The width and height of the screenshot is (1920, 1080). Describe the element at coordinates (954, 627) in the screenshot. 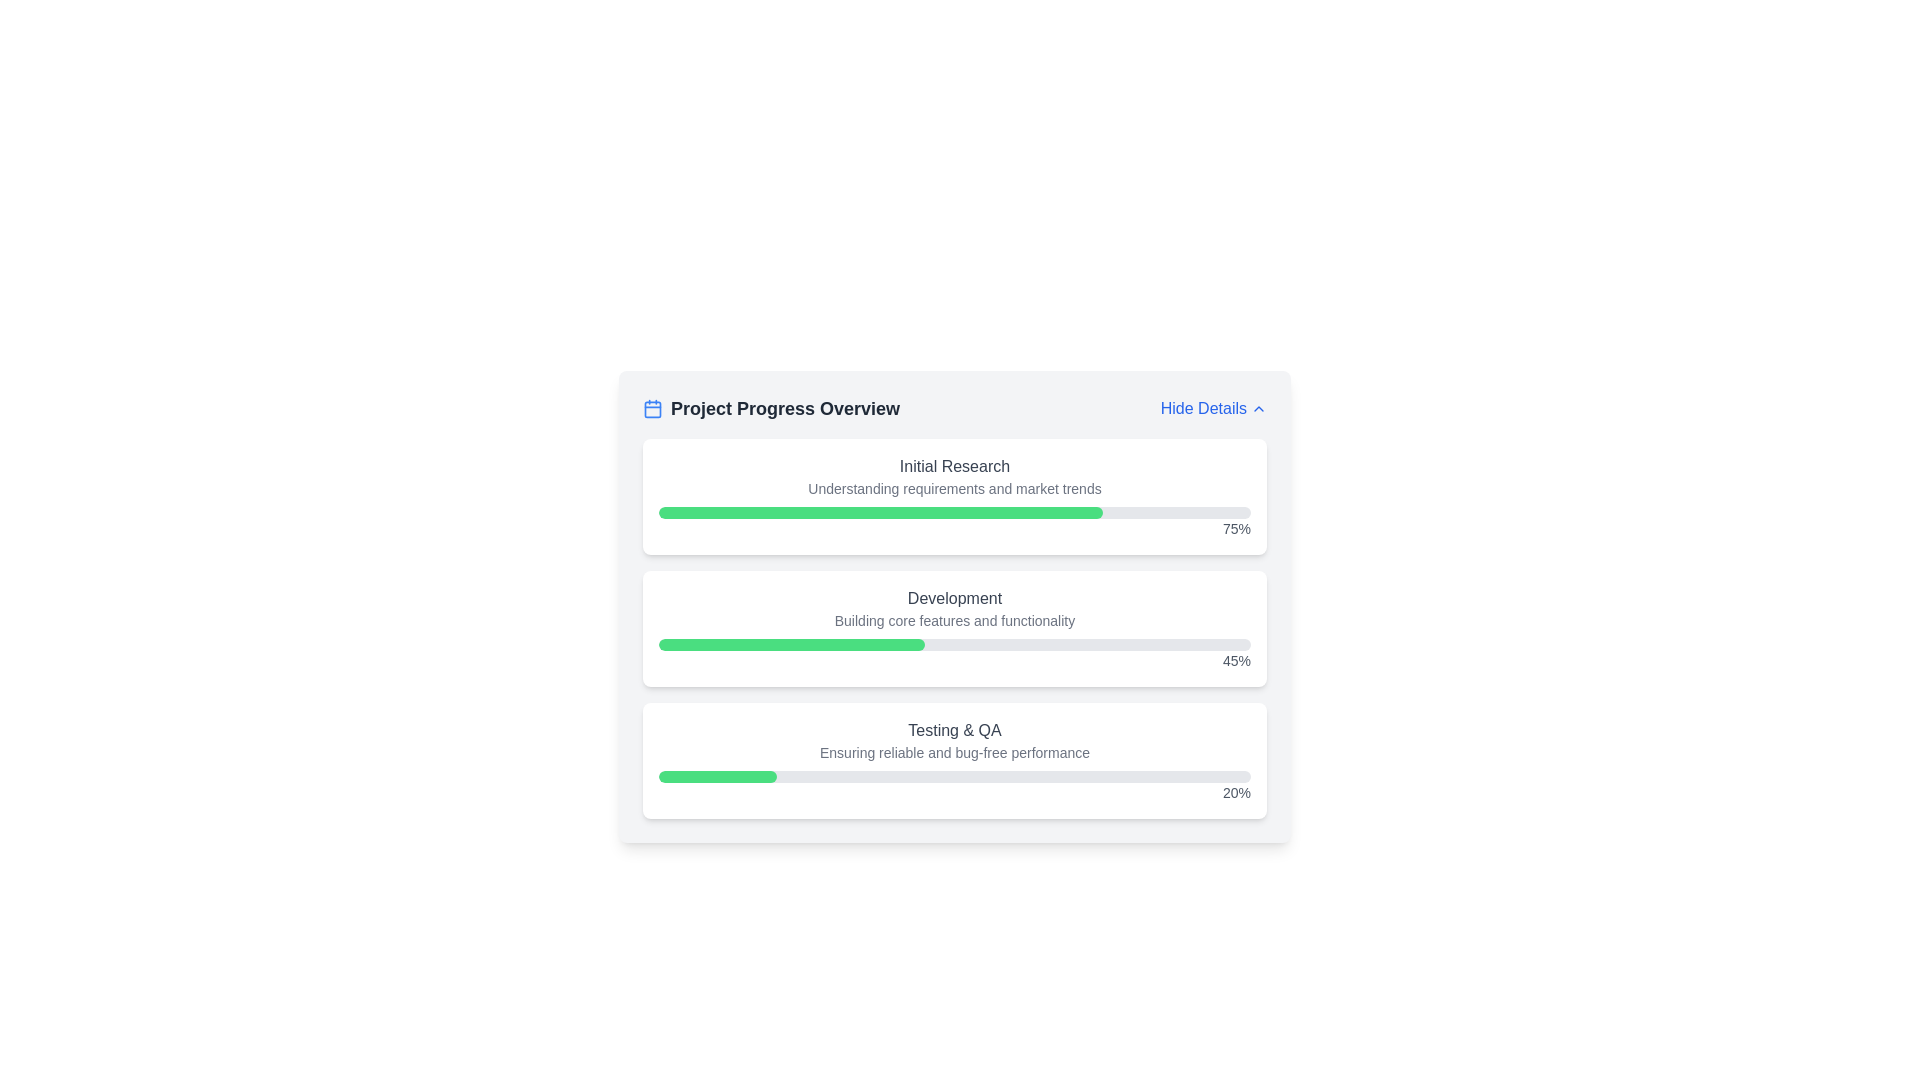

I see `the grouped progress display element located centrally within the 'Project Progress Overview' section to interact with adjacent elements for navigation` at that location.